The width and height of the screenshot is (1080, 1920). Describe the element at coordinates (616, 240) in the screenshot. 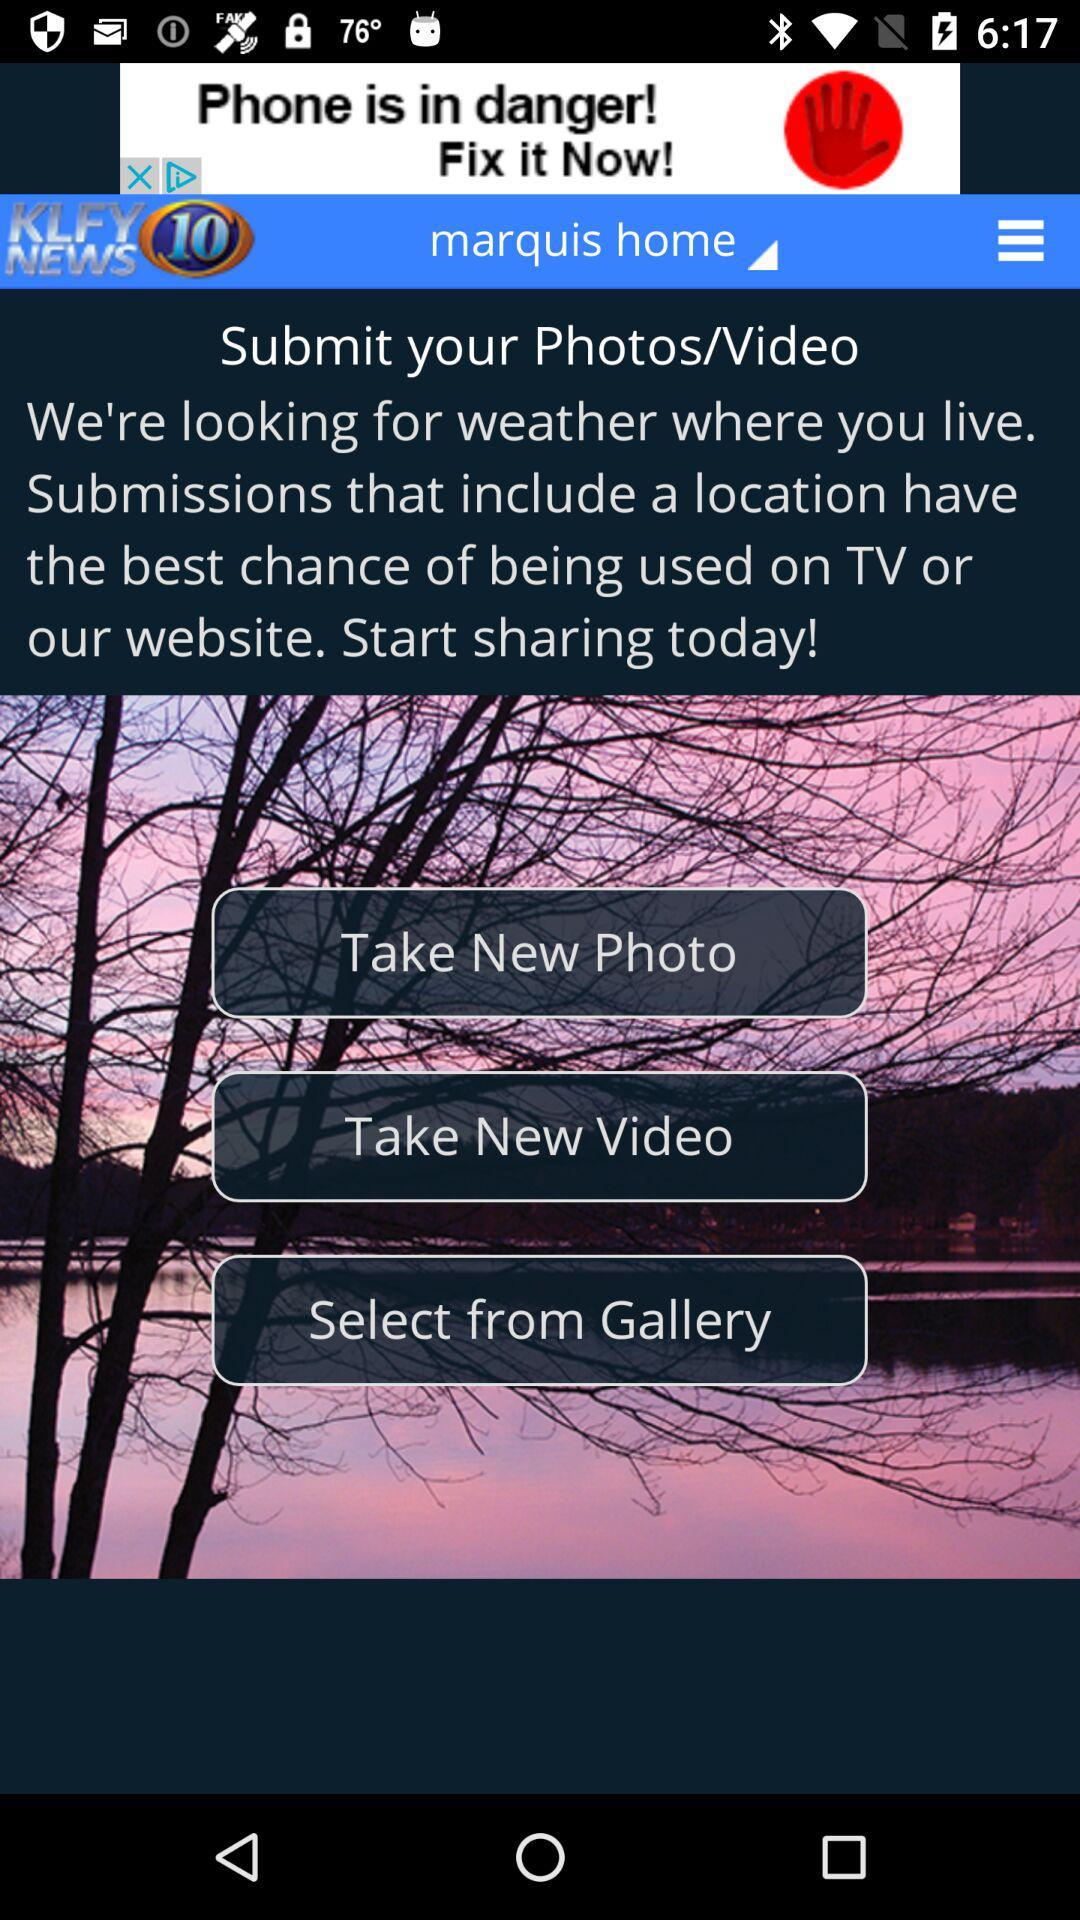

I see `the marquis home item` at that location.